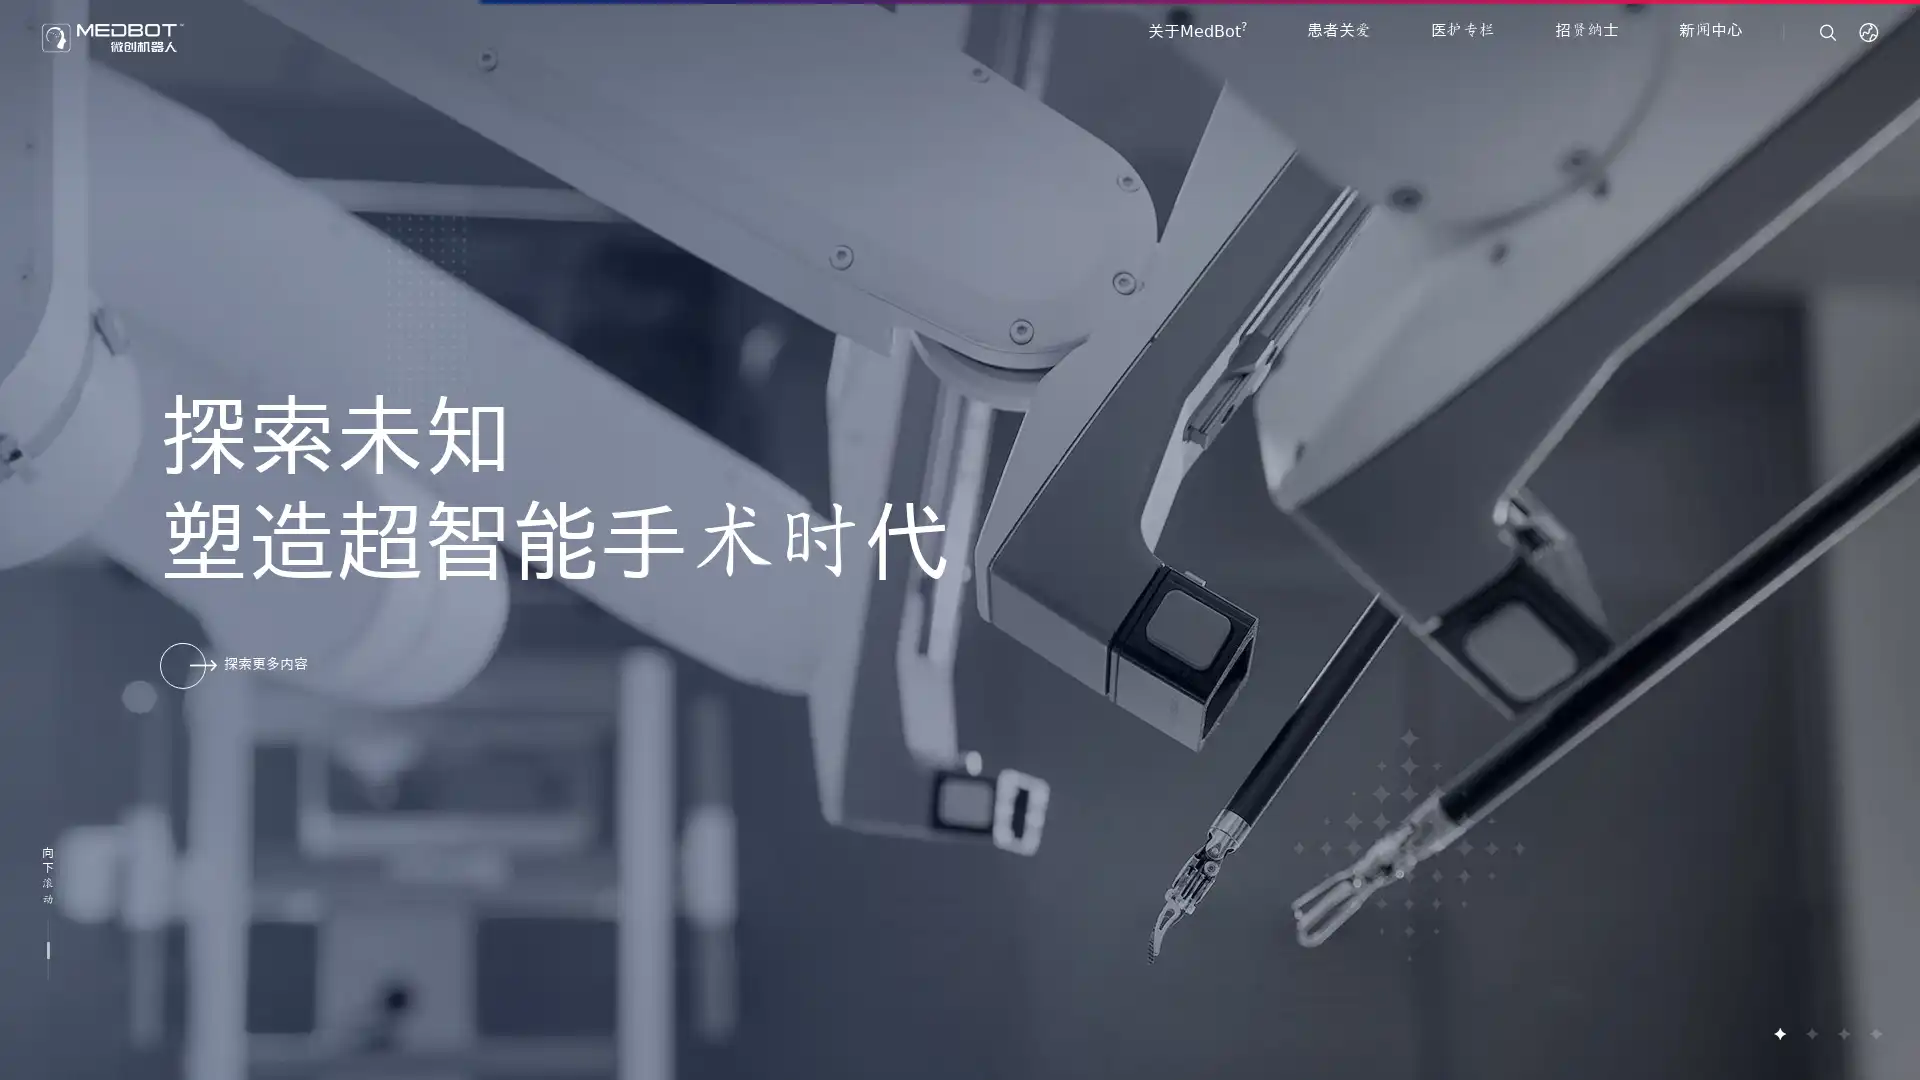 The image size is (1920, 1080). I want to click on Go to slide 1, so click(1779, 1033).